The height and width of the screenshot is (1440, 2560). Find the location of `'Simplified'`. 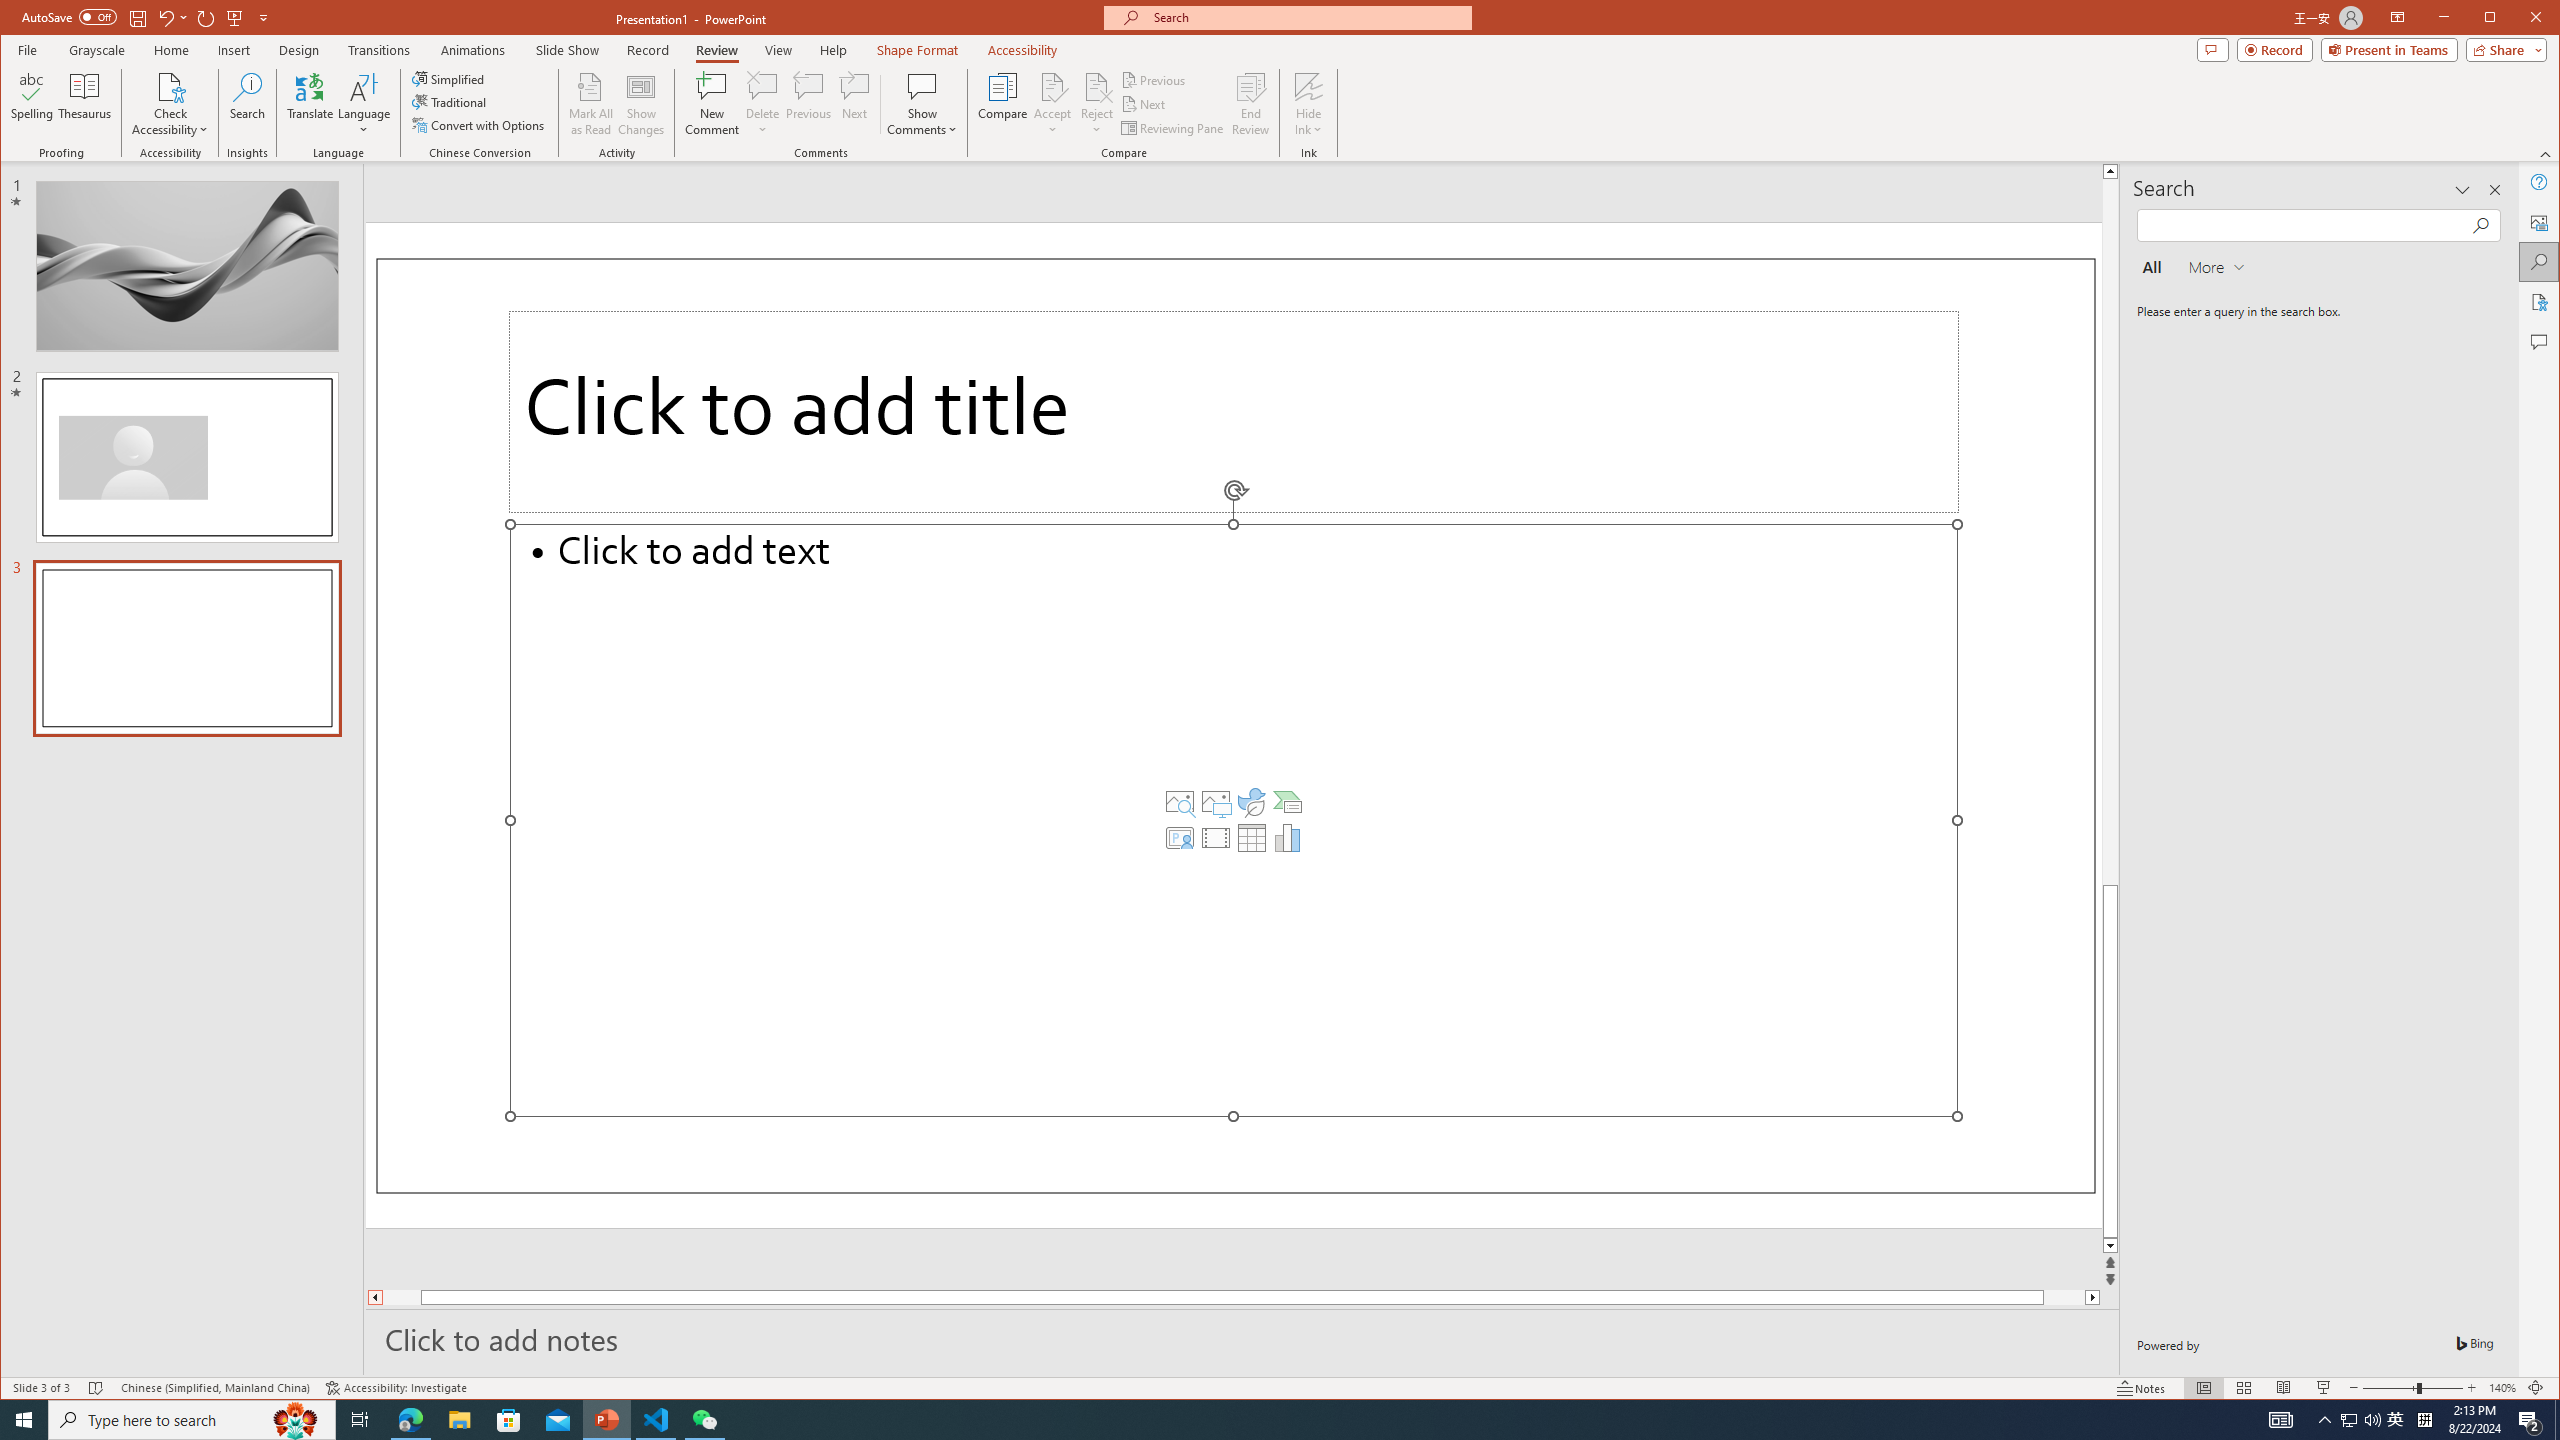

'Simplified' is located at coordinates (449, 78).